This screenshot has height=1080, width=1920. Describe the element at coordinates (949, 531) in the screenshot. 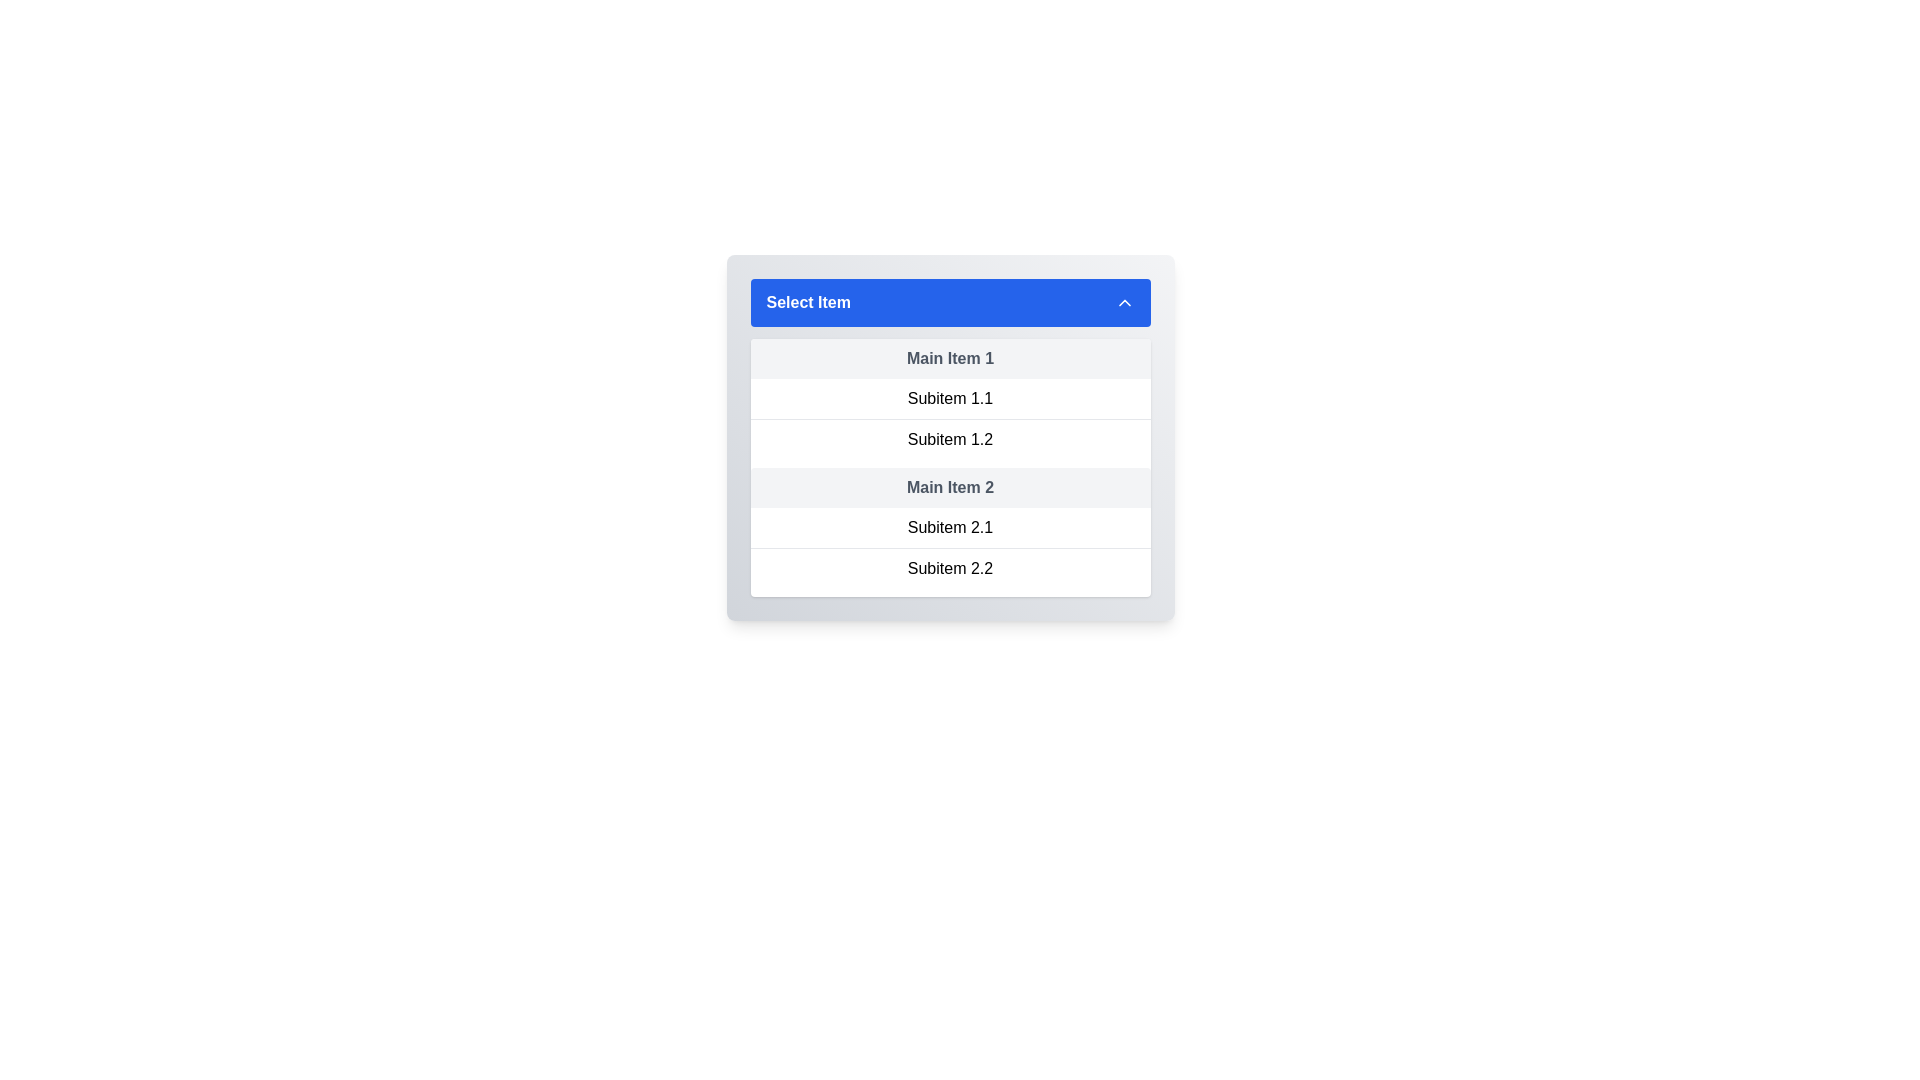

I see `the subitems of the 'Main Item 2' dropdown list` at that location.